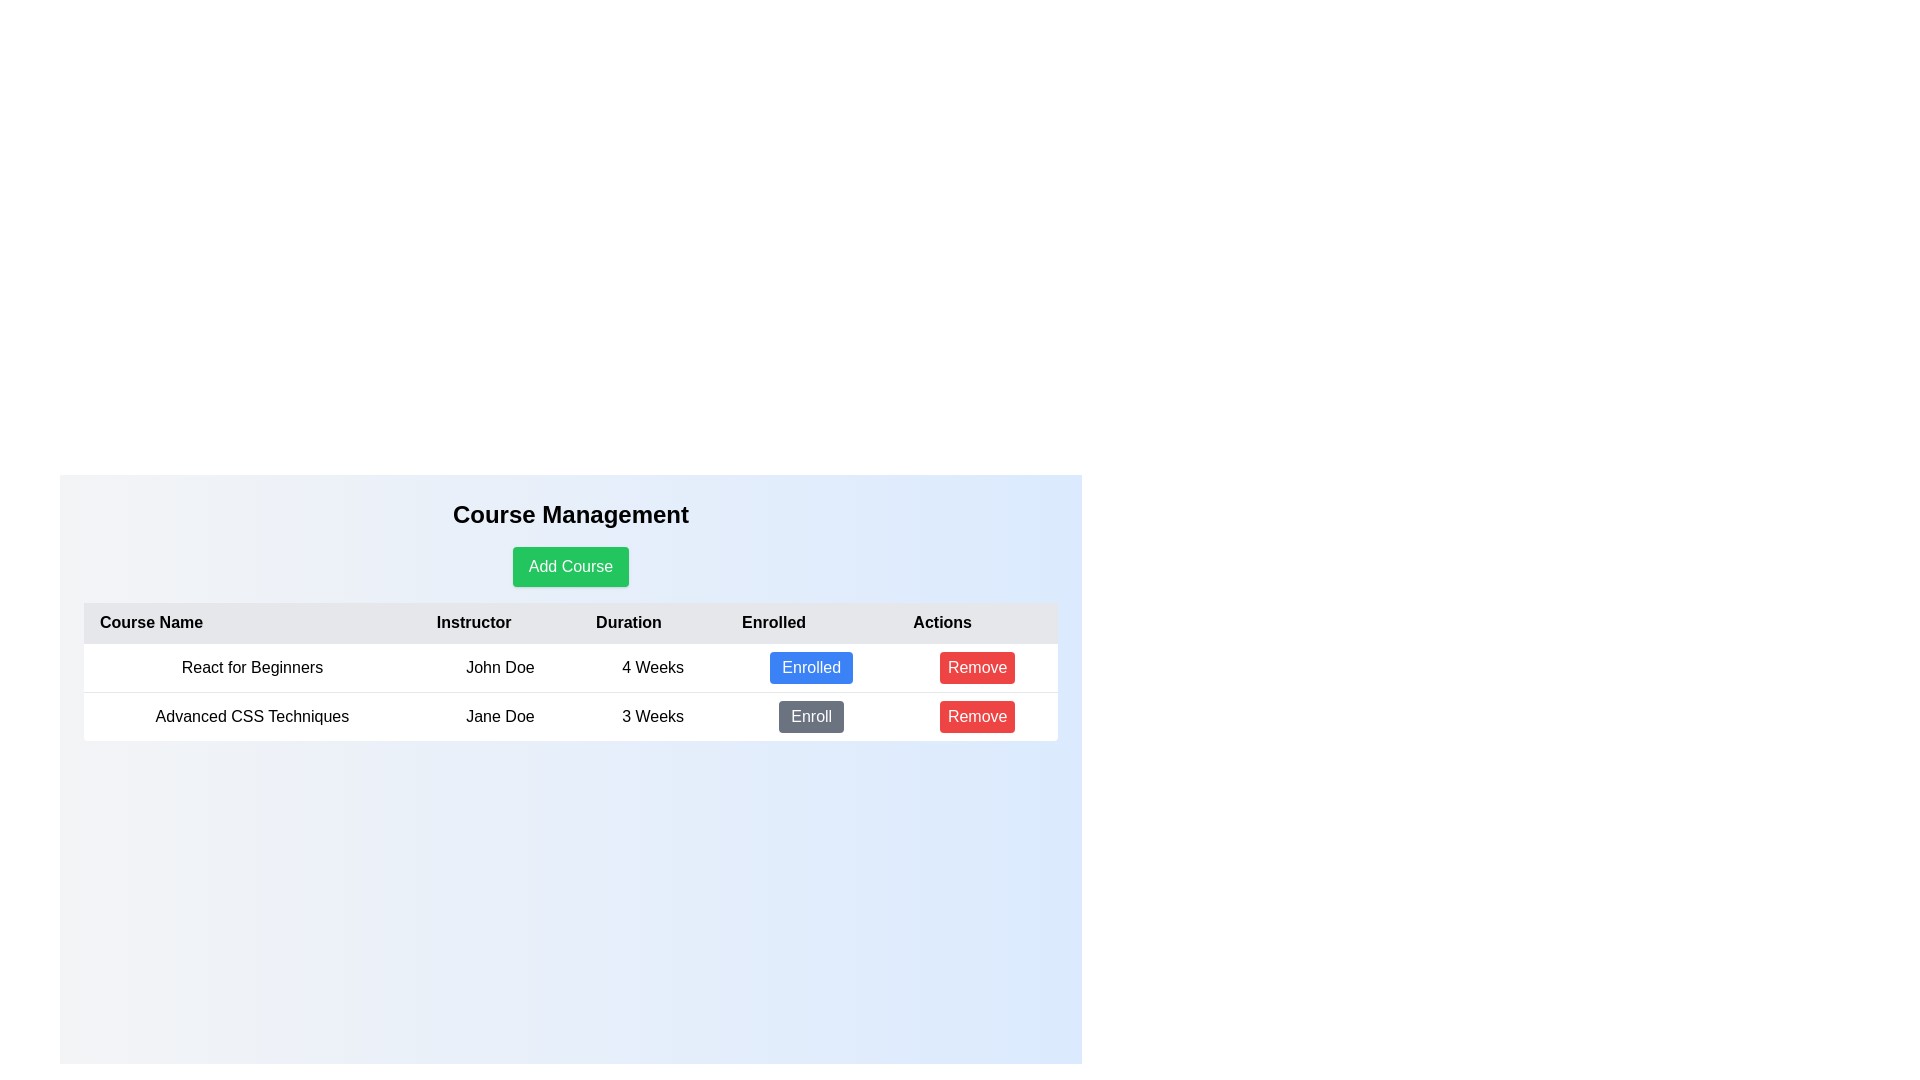 Image resolution: width=1920 pixels, height=1080 pixels. What do you see at coordinates (811, 667) in the screenshot?
I see `keyboard navigation` at bounding box center [811, 667].